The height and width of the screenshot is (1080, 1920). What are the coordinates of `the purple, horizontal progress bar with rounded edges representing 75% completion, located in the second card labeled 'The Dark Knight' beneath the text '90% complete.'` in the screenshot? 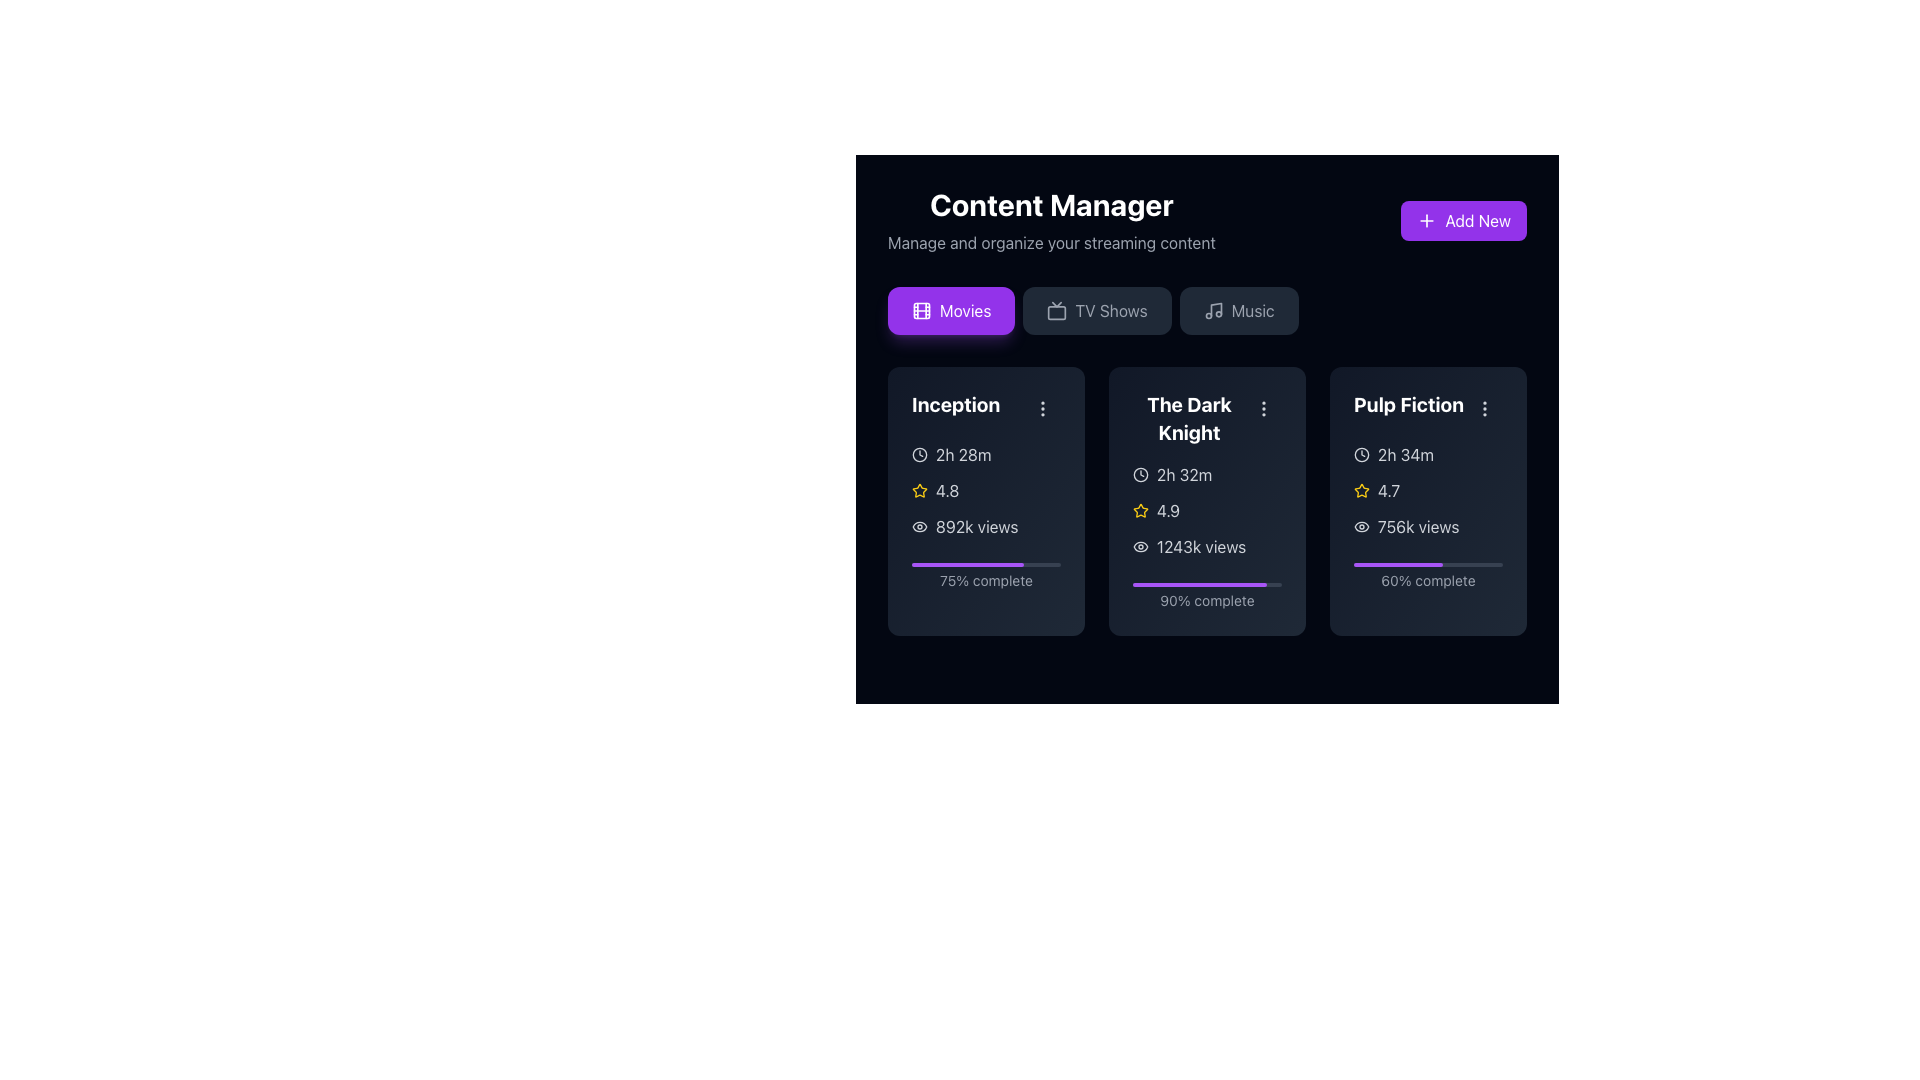 It's located at (967, 564).